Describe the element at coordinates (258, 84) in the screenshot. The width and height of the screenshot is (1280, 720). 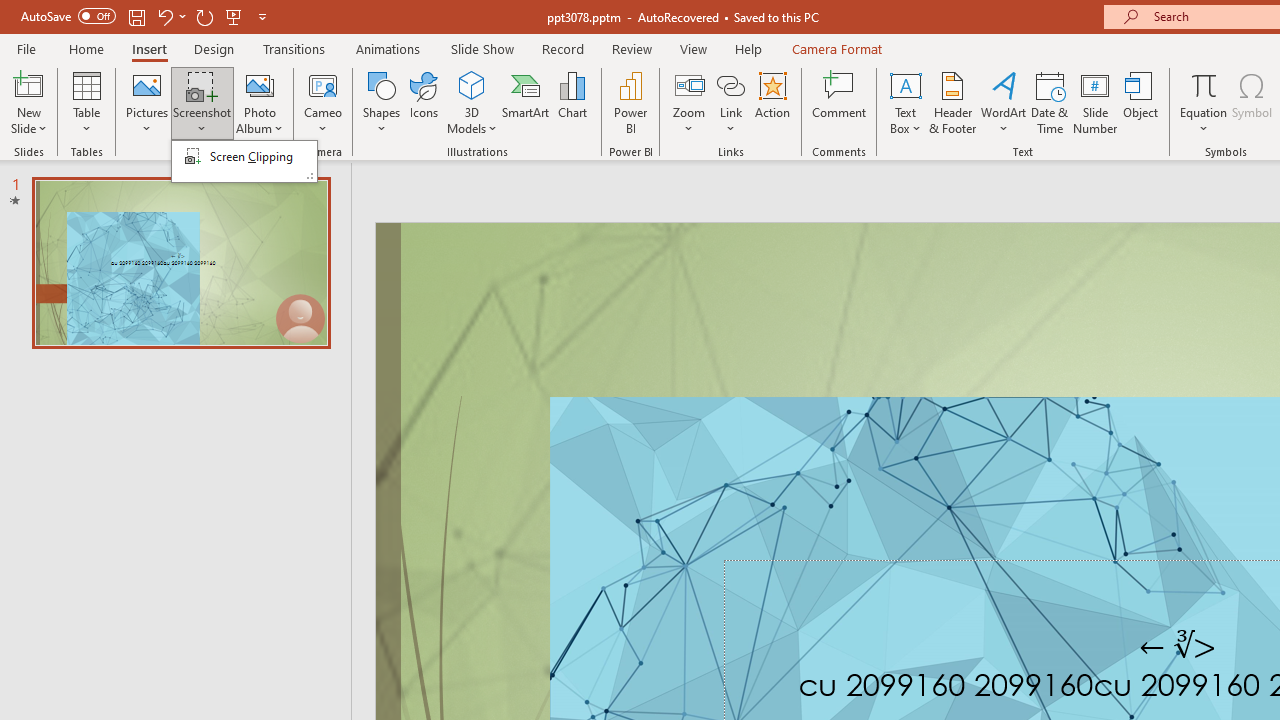
I see `'New Photo Album...'` at that location.